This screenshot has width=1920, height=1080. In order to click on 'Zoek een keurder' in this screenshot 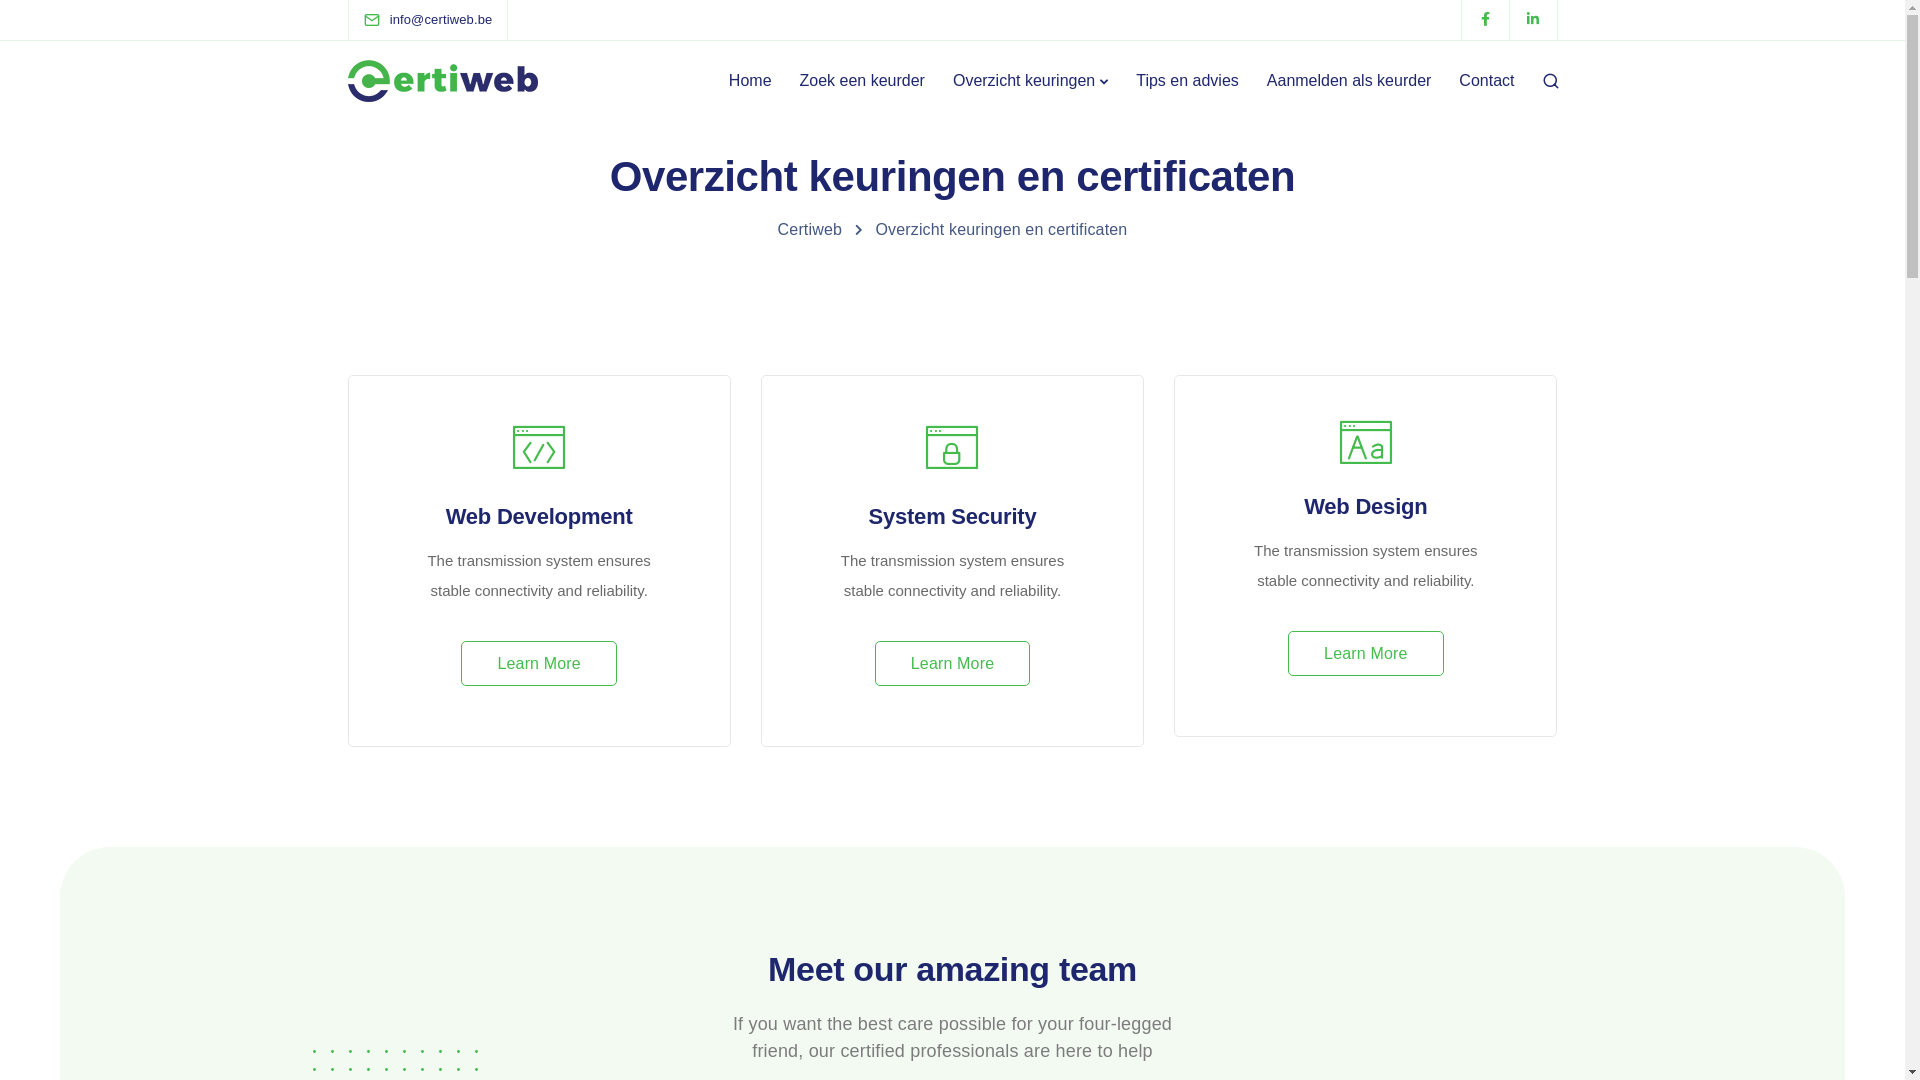, I will do `click(862, 80)`.